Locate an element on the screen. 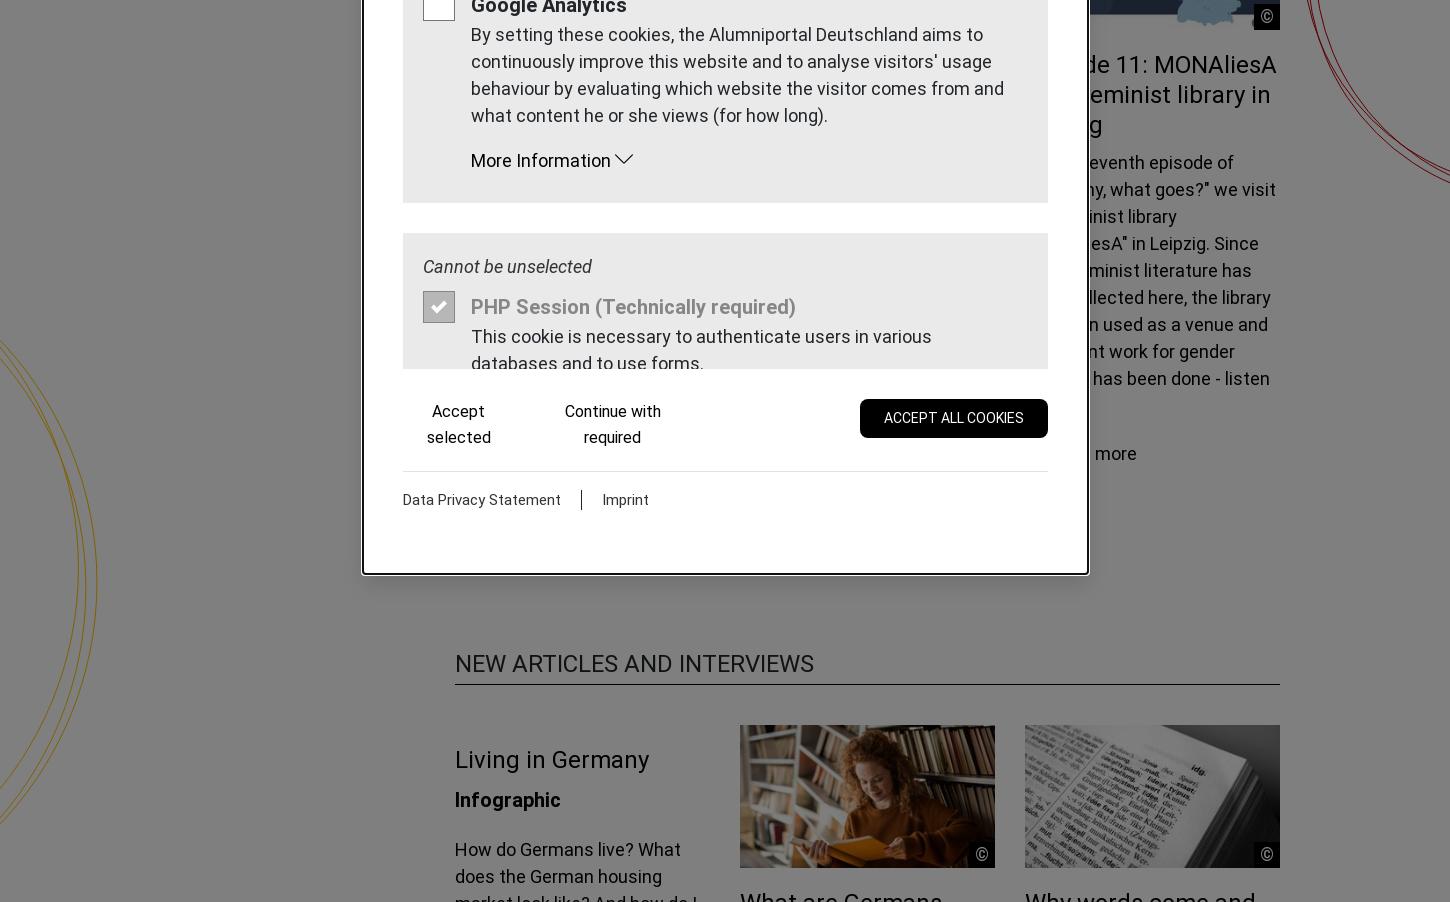 The width and height of the screenshot is (1450, 902). 'Episode 13: Trier - A visit to the Environmental Campus Birkenfeld' is located at coordinates (739, 108).